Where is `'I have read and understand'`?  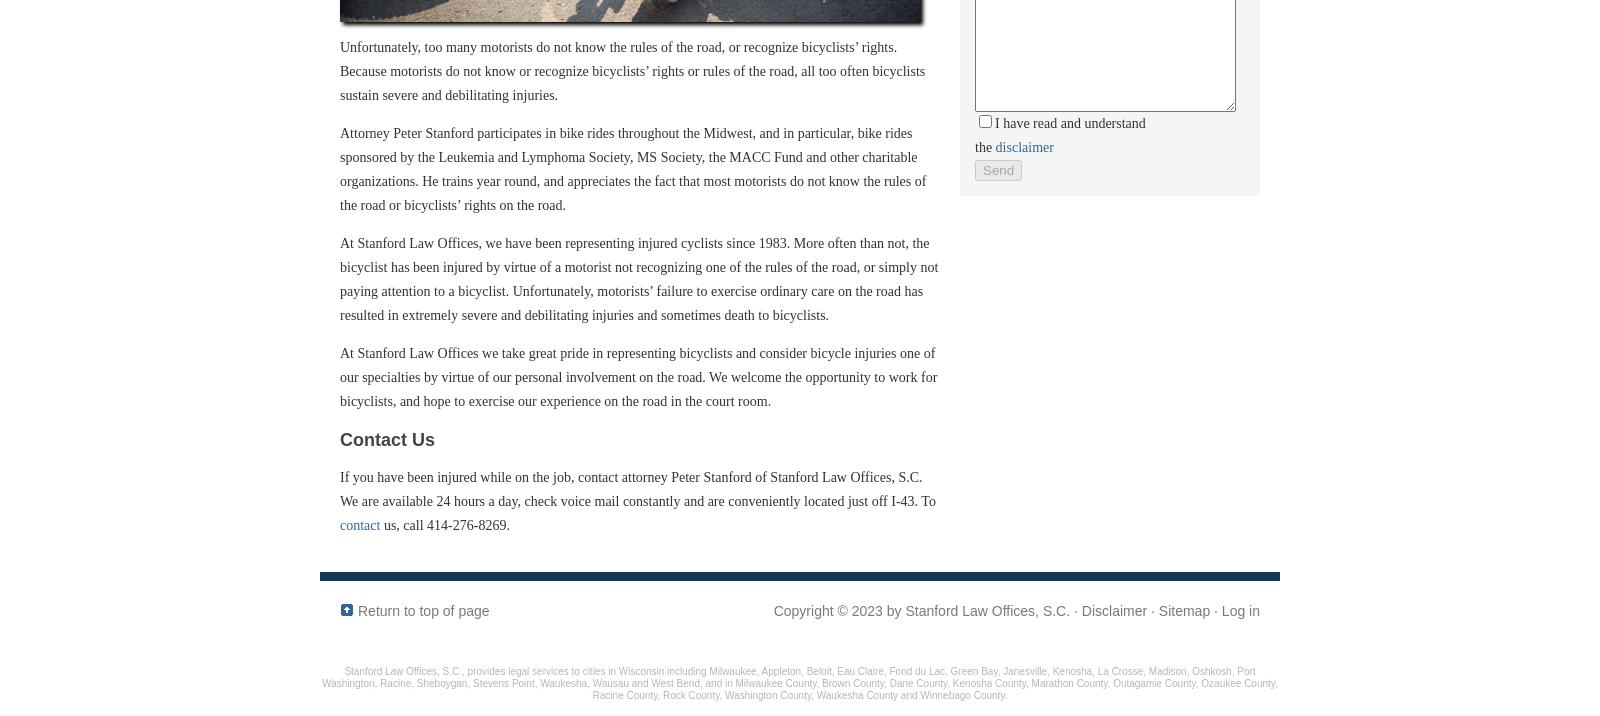
'I have read and understand' is located at coordinates (1069, 123).